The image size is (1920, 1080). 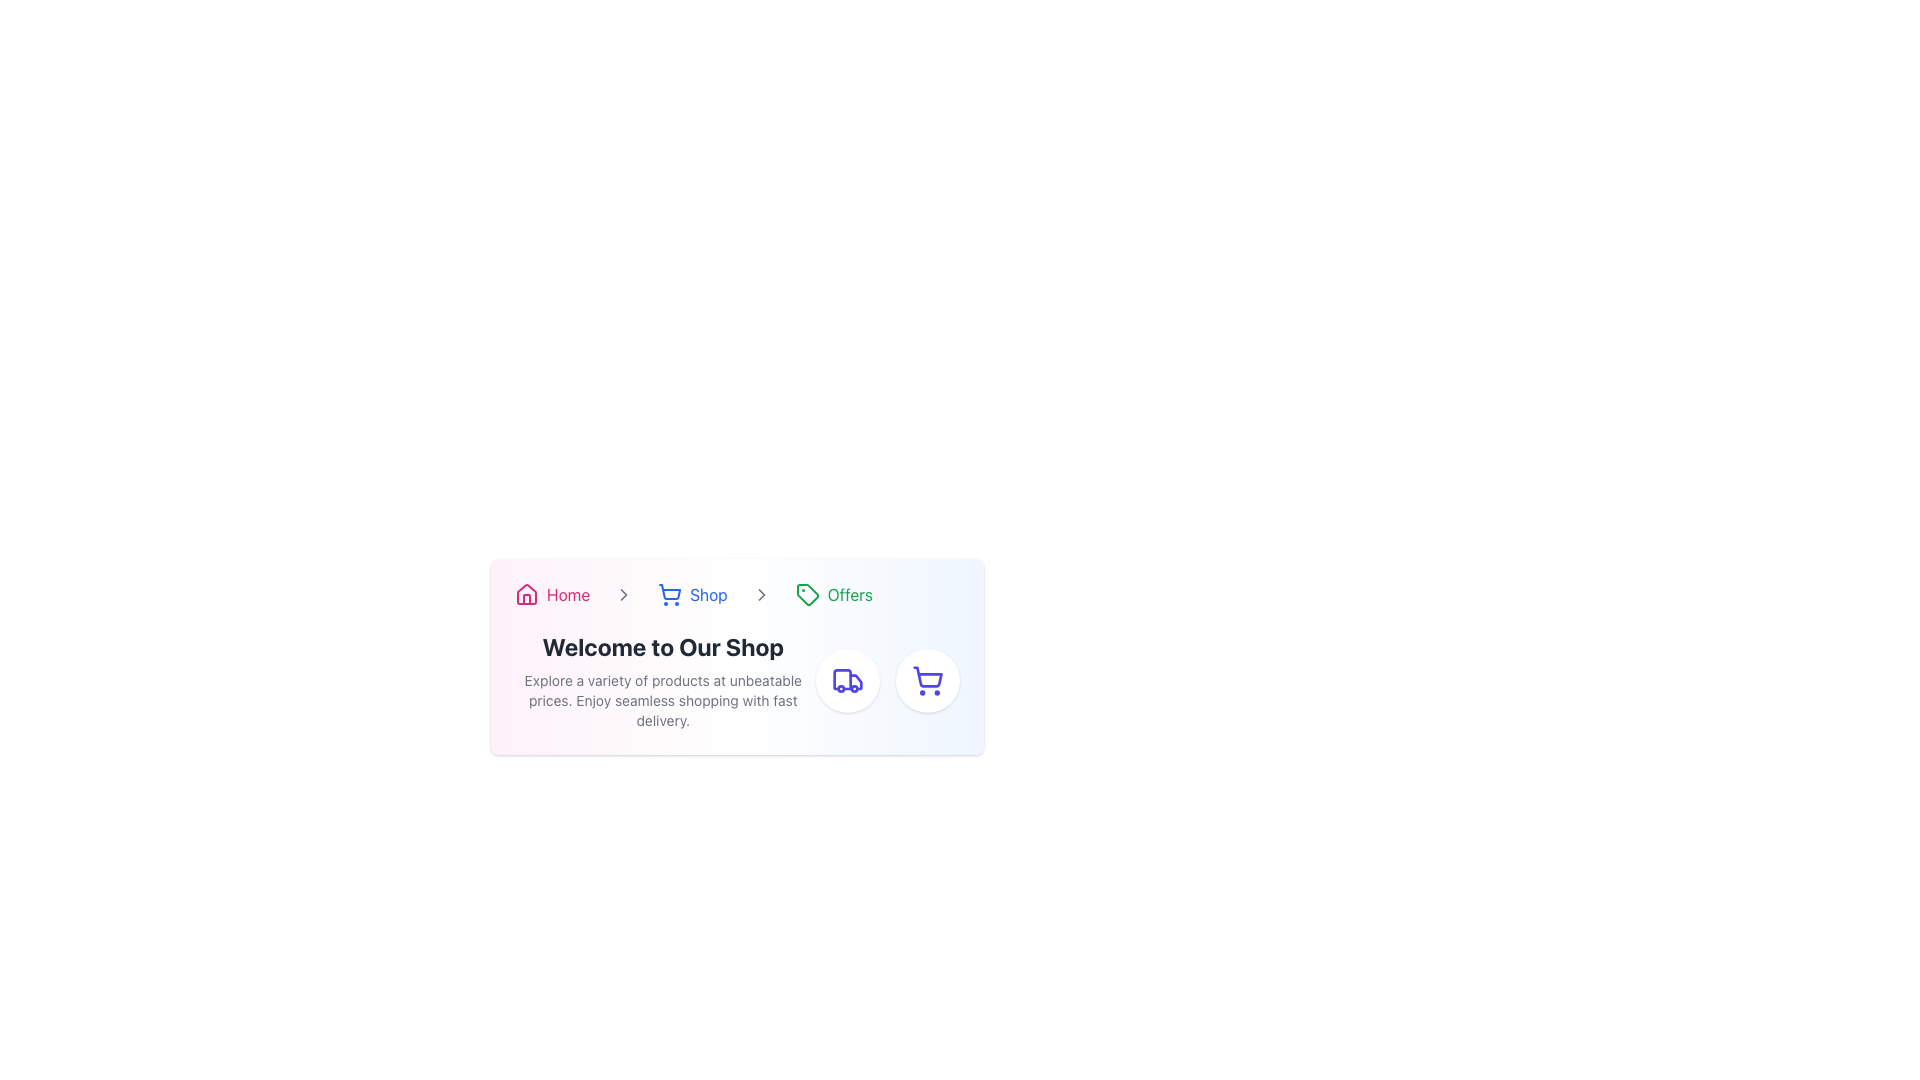 What do you see at coordinates (663, 647) in the screenshot?
I see `text content of the bold, dark text label that says 'Welcome to Our Shop', positioned centrally within the header section` at bounding box center [663, 647].